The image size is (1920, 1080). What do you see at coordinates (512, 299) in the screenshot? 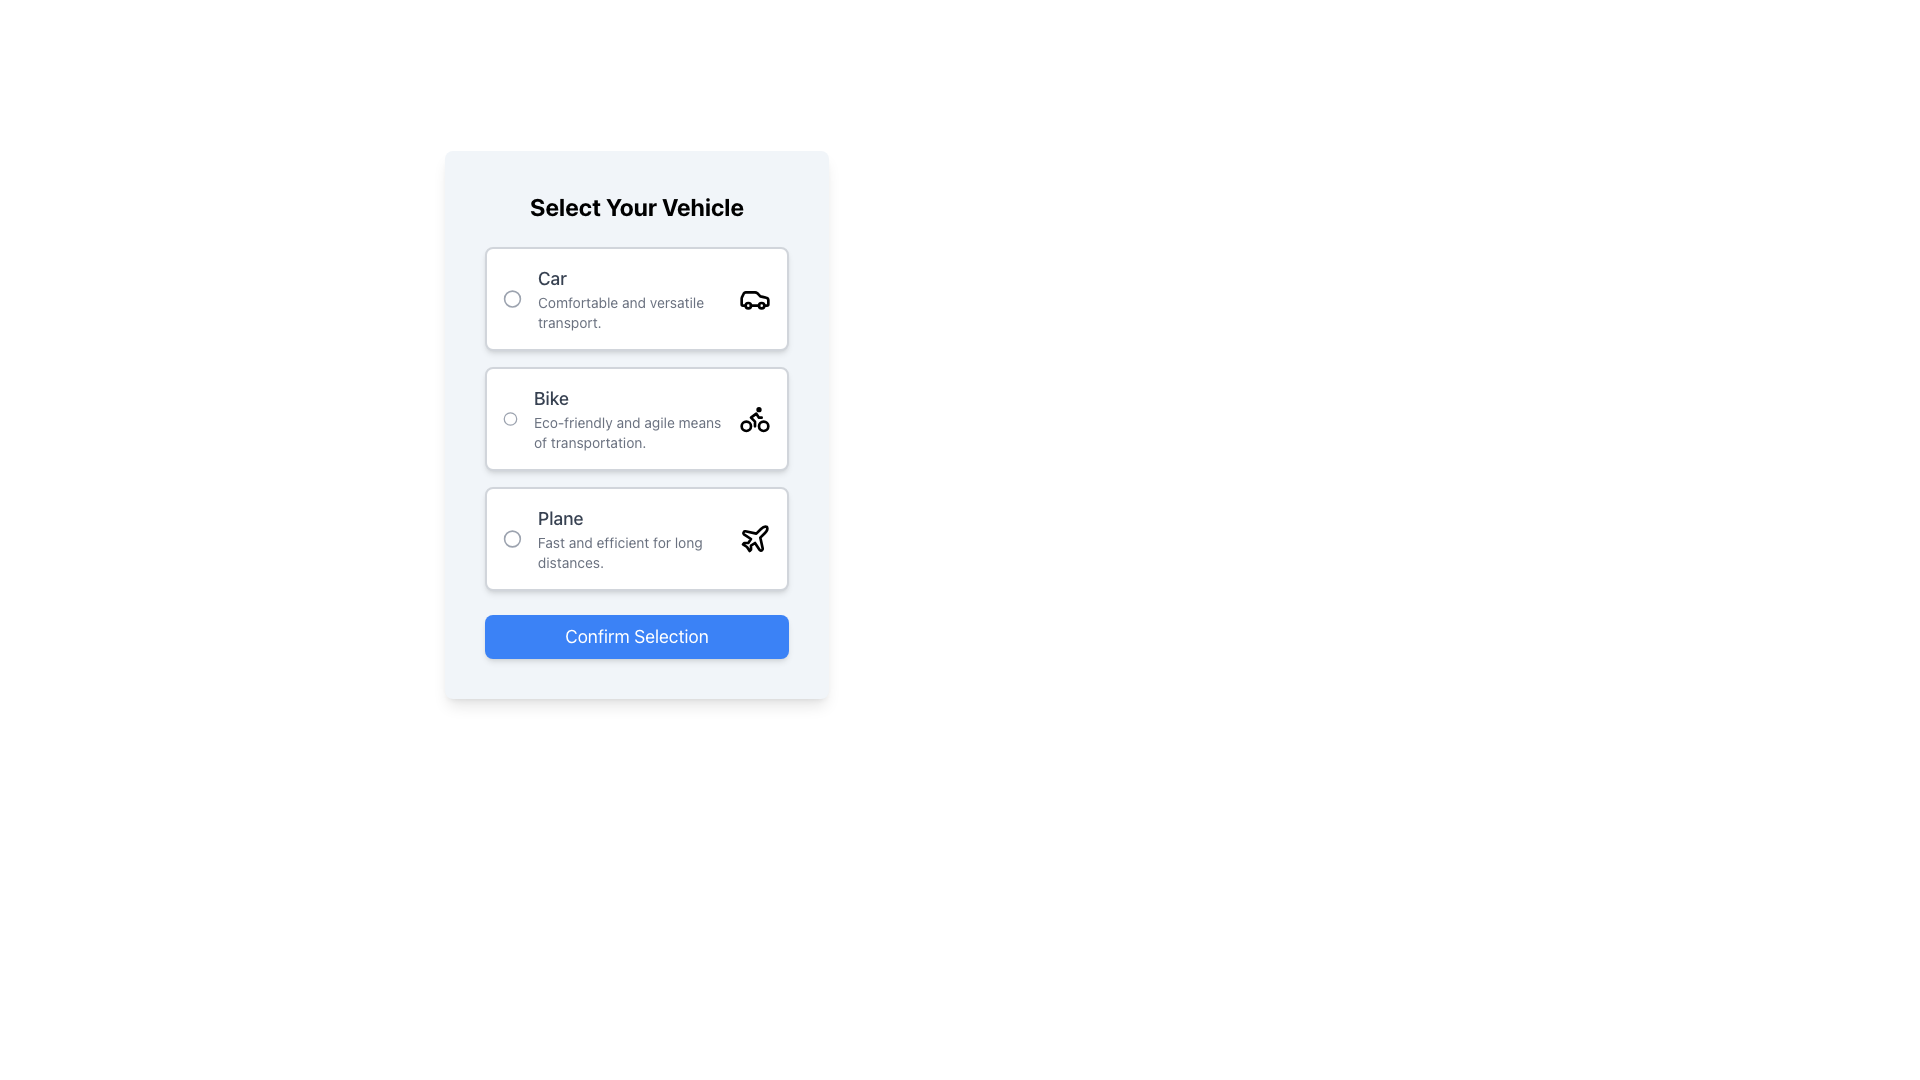
I see `the icon representing the 'Car' option, which serves as a visual cue indicating an option associated with the 'Car' choice, located to the left of the text 'Comfortable and versatile transport.'` at bounding box center [512, 299].